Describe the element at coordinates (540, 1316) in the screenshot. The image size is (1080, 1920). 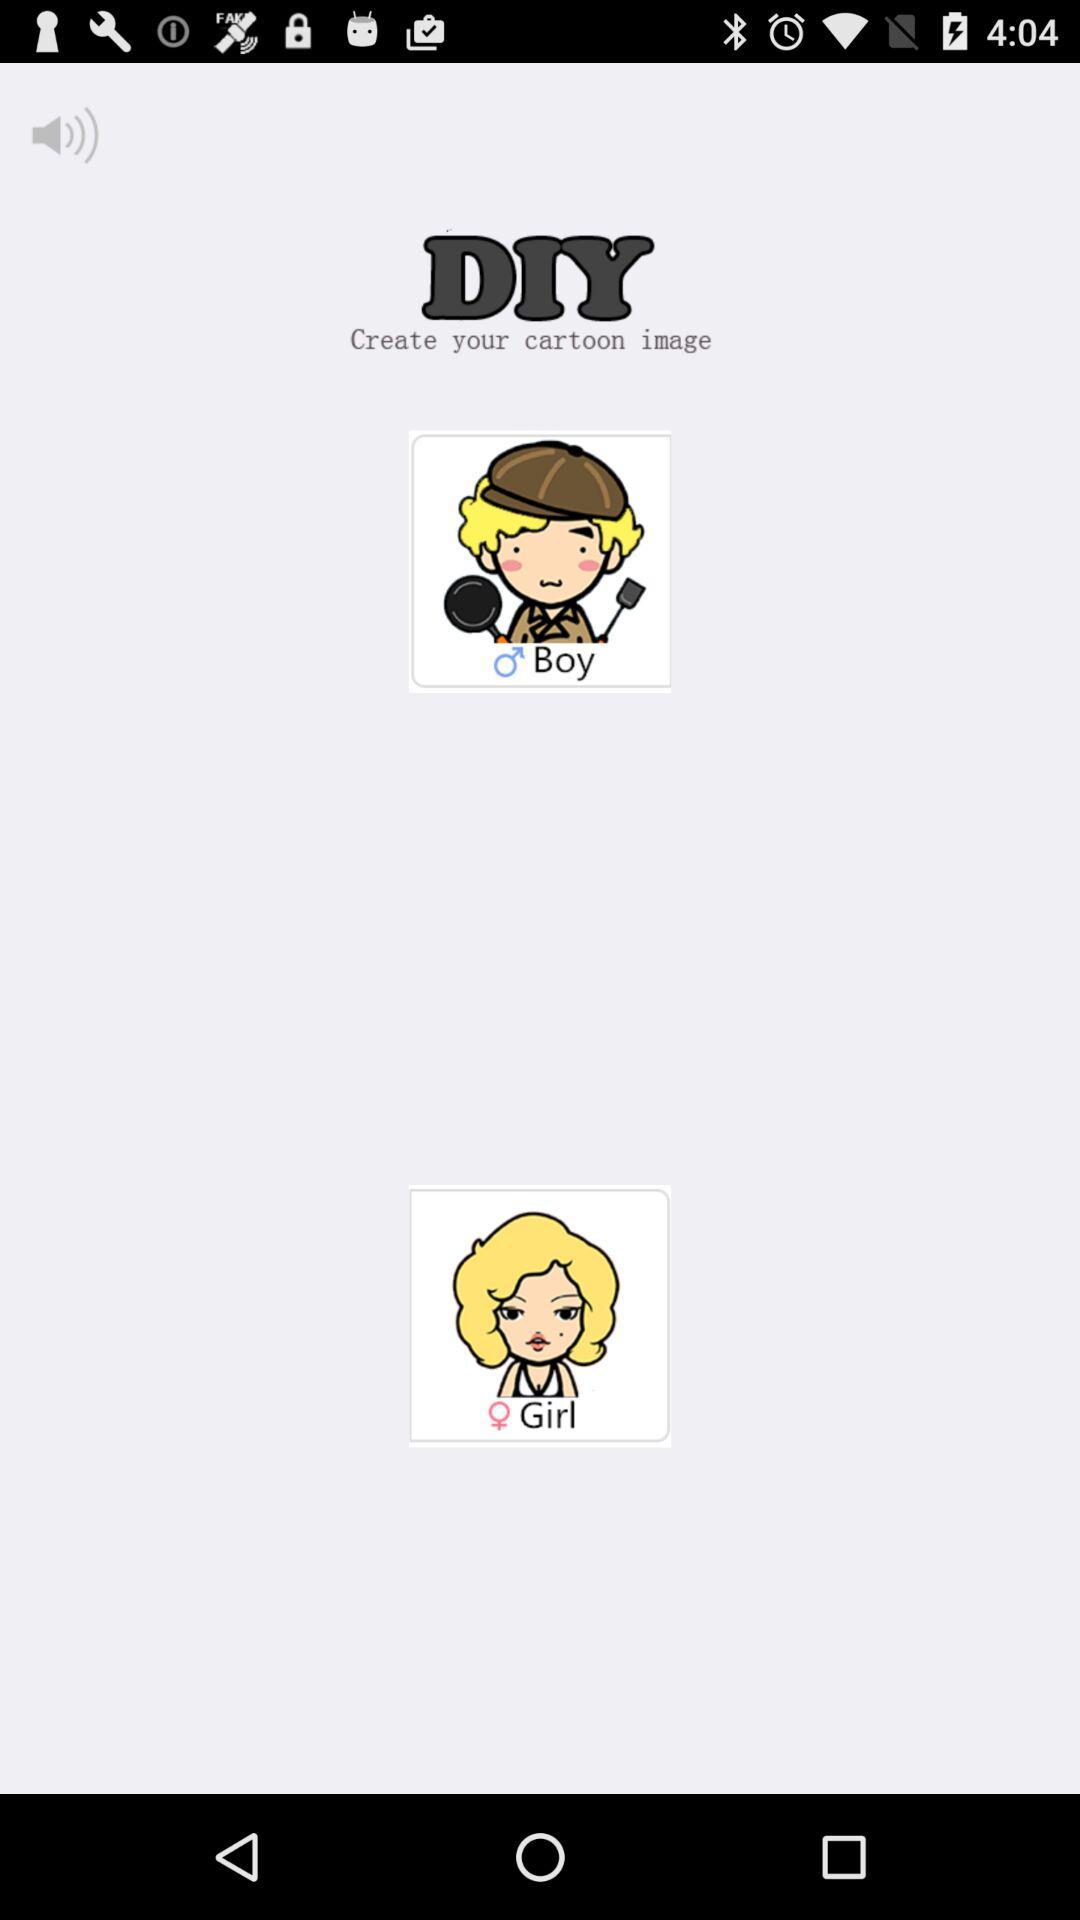
I see `female` at that location.